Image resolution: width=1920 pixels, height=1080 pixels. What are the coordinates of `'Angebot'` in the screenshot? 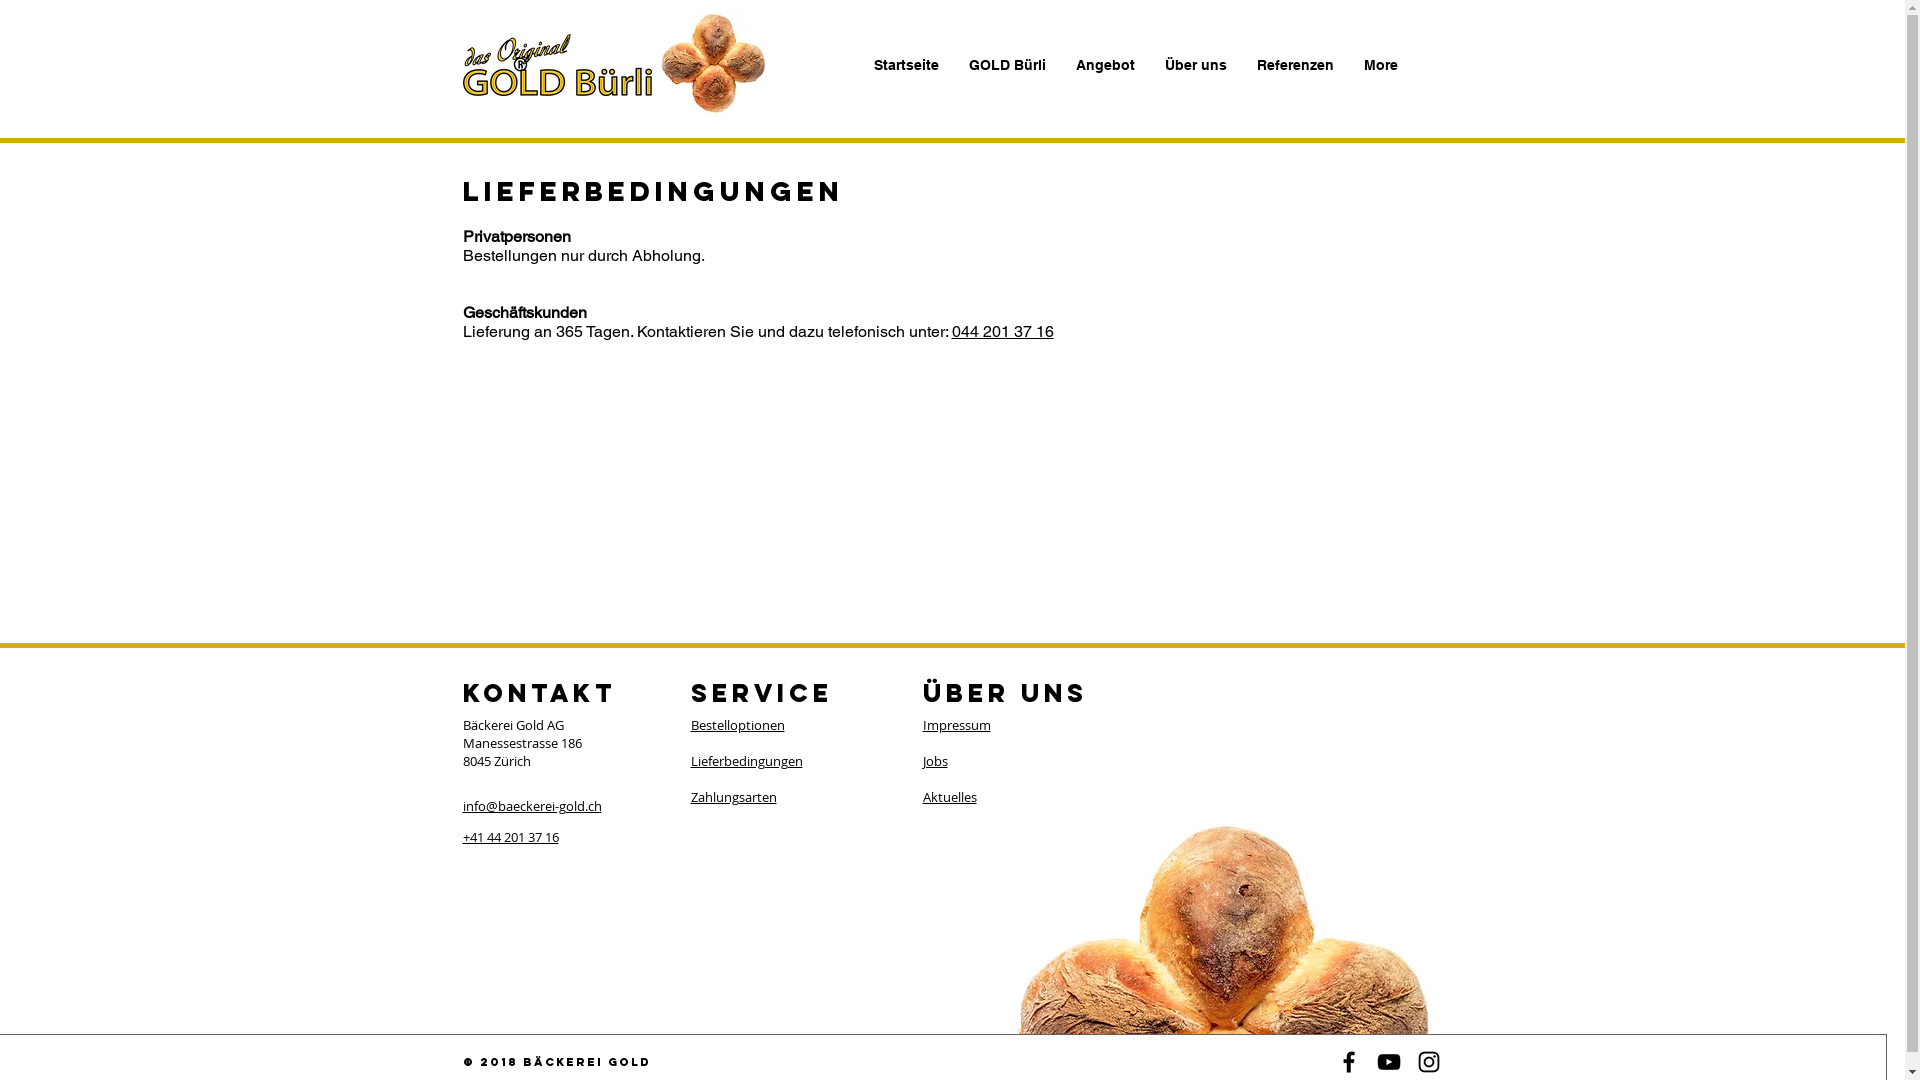 It's located at (1103, 64).